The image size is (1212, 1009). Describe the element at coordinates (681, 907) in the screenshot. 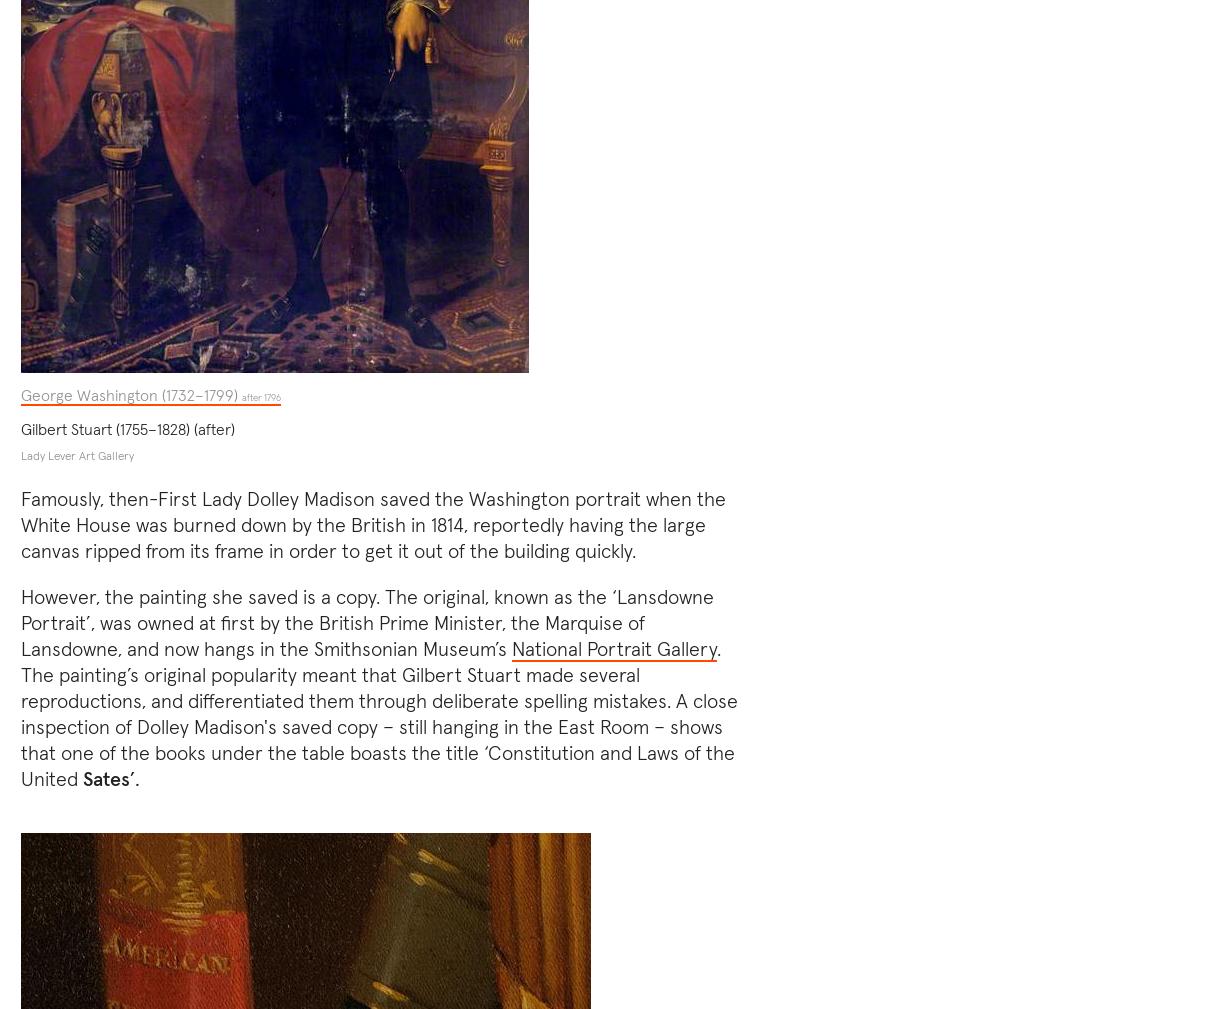

I see `'Privacy policy'` at that location.